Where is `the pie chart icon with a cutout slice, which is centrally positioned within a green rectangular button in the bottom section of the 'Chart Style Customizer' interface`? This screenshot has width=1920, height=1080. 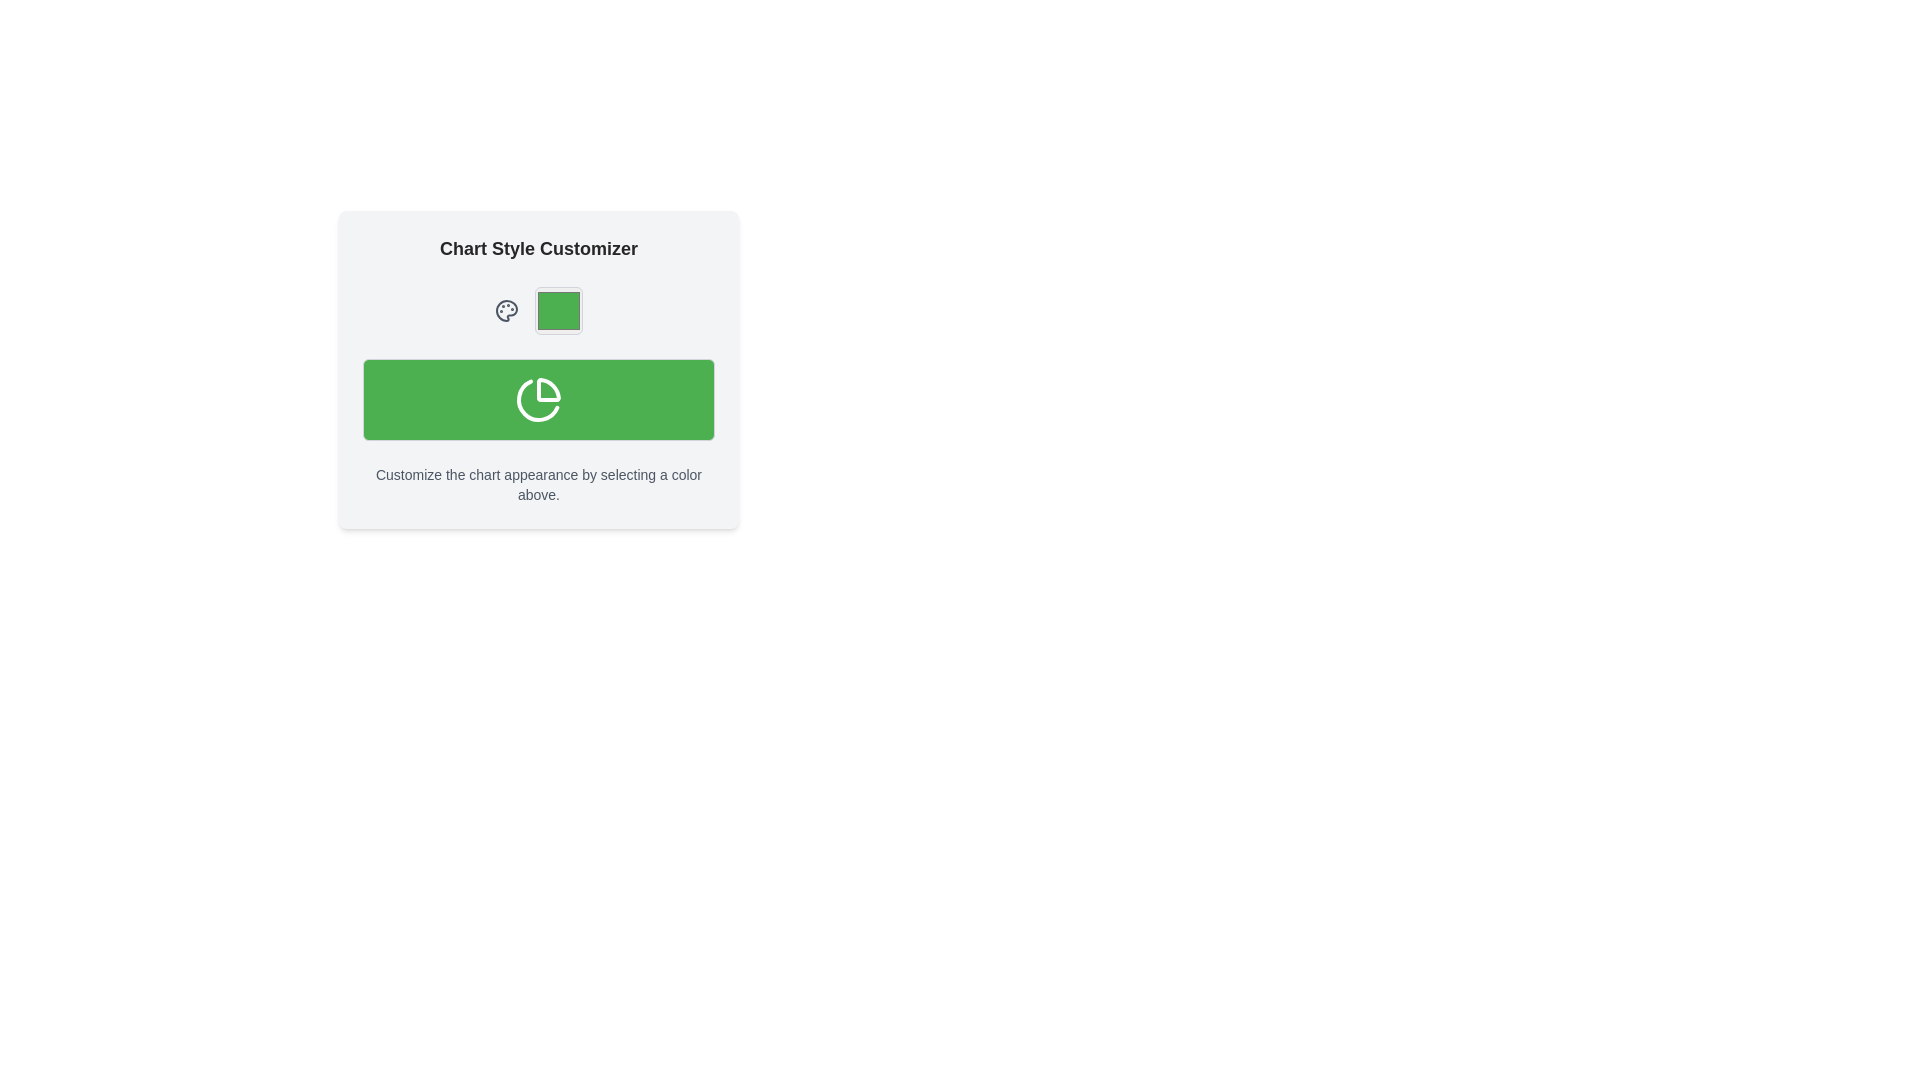
the pie chart icon with a cutout slice, which is centrally positioned within a green rectangular button in the bottom section of the 'Chart Style Customizer' interface is located at coordinates (538, 400).